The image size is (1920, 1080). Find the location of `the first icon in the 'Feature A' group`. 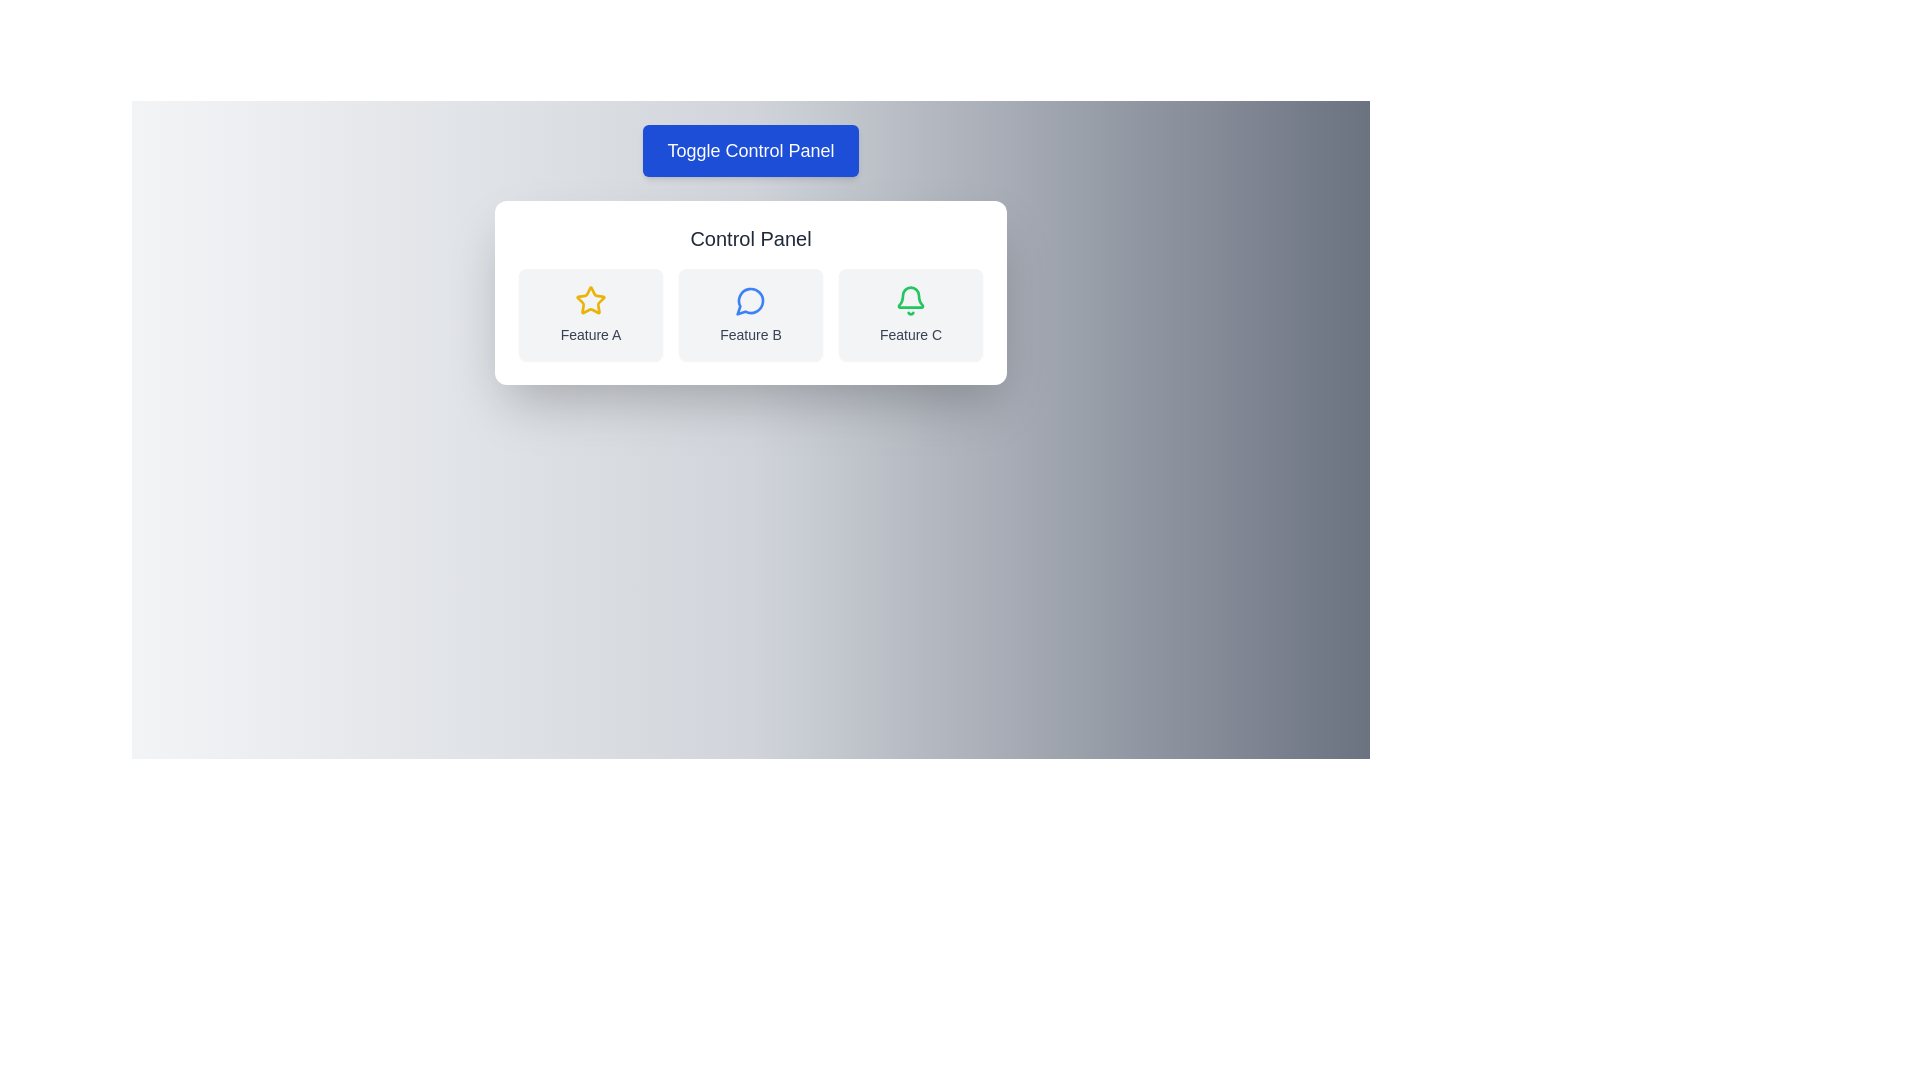

the first icon in the 'Feature A' group is located at coordinates (589, 300).